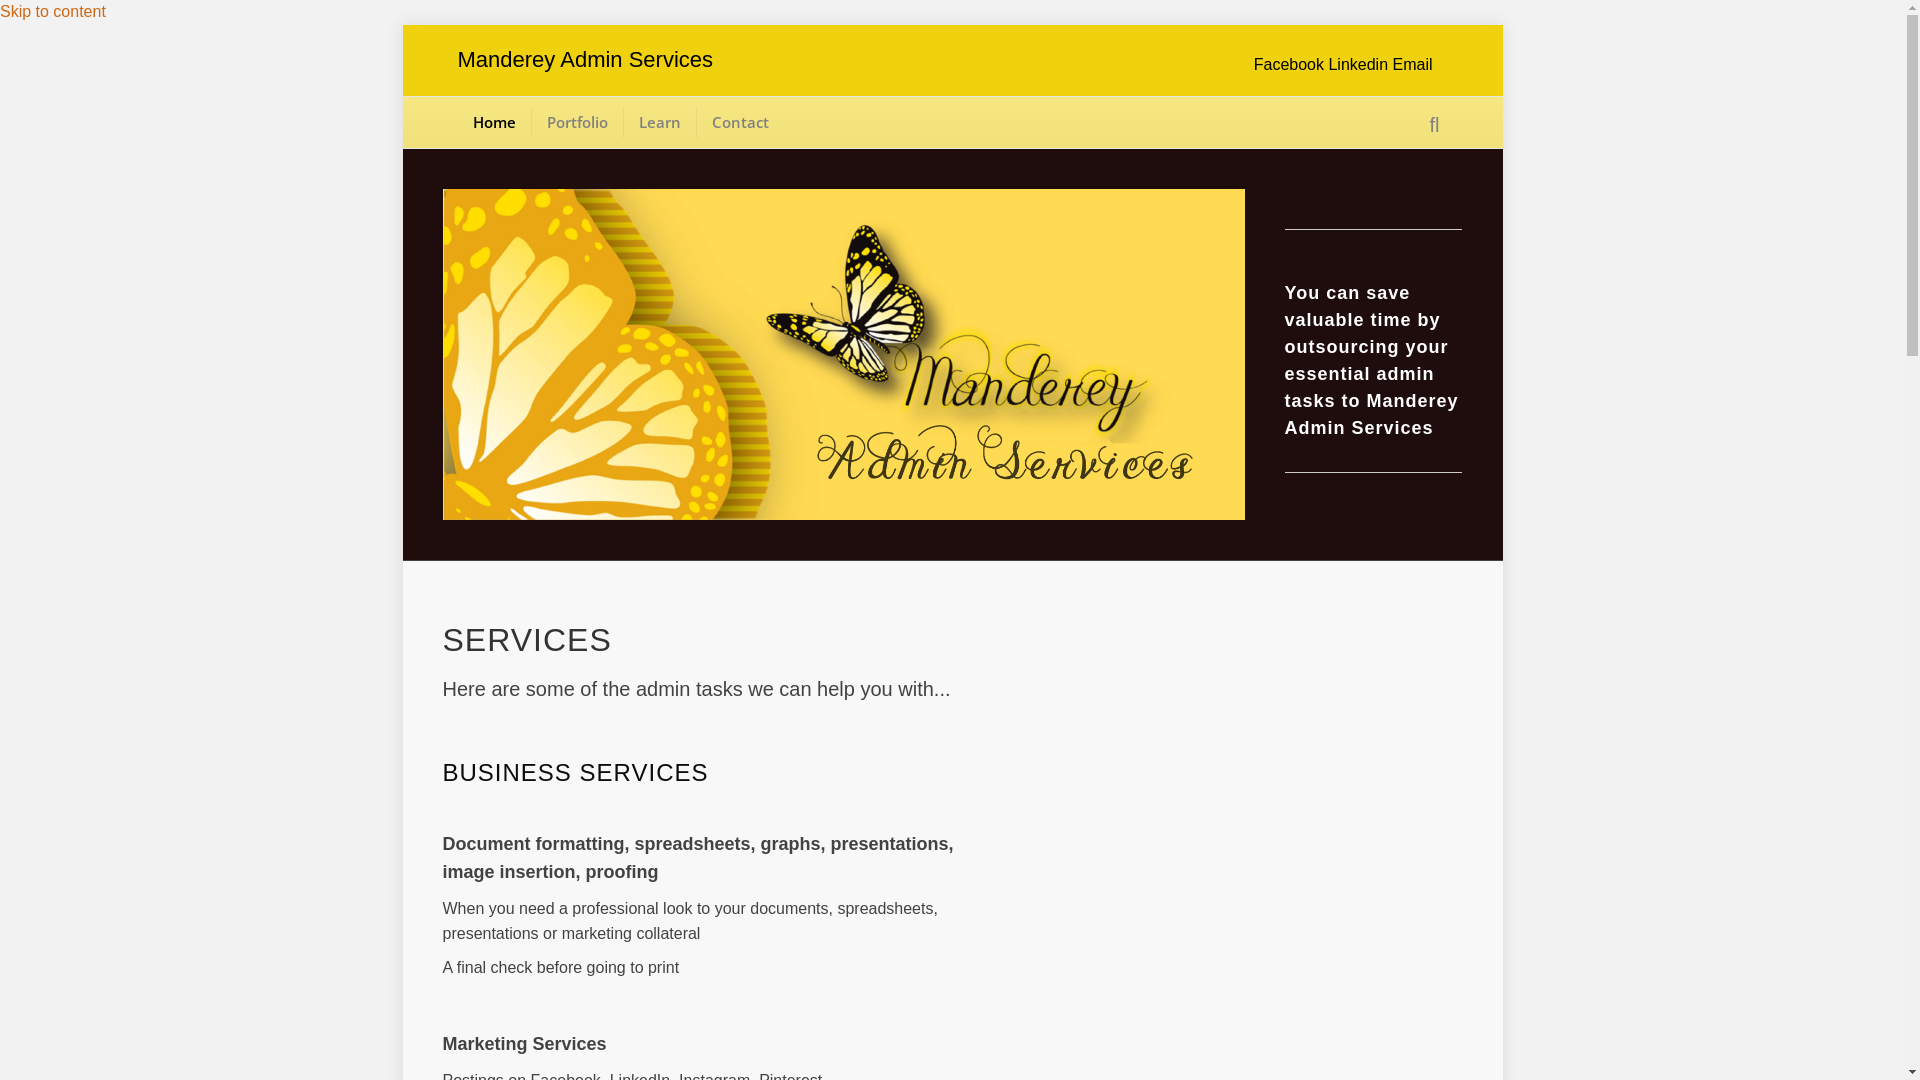 The image size is (1920, 1080). I want to click on 'Home', so click(494, 122).